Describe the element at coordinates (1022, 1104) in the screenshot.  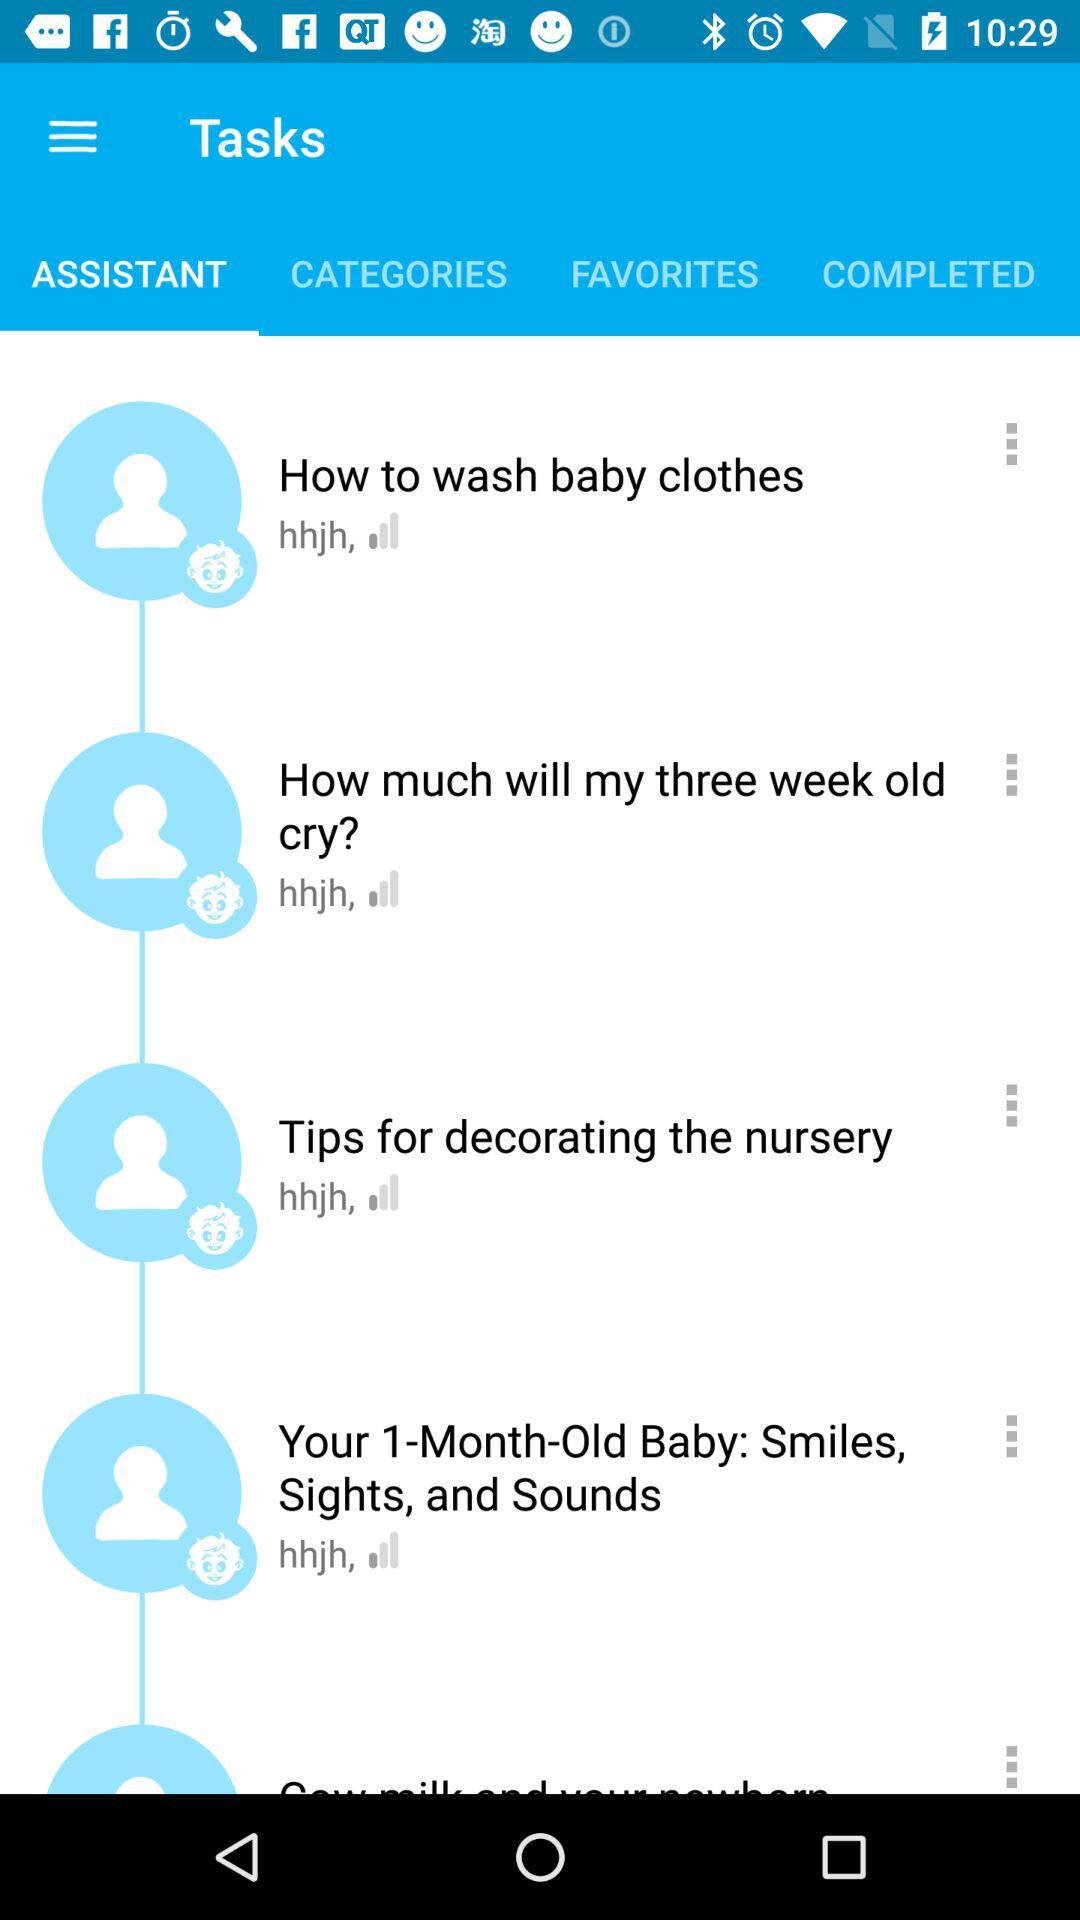
I see `more information` at that location.